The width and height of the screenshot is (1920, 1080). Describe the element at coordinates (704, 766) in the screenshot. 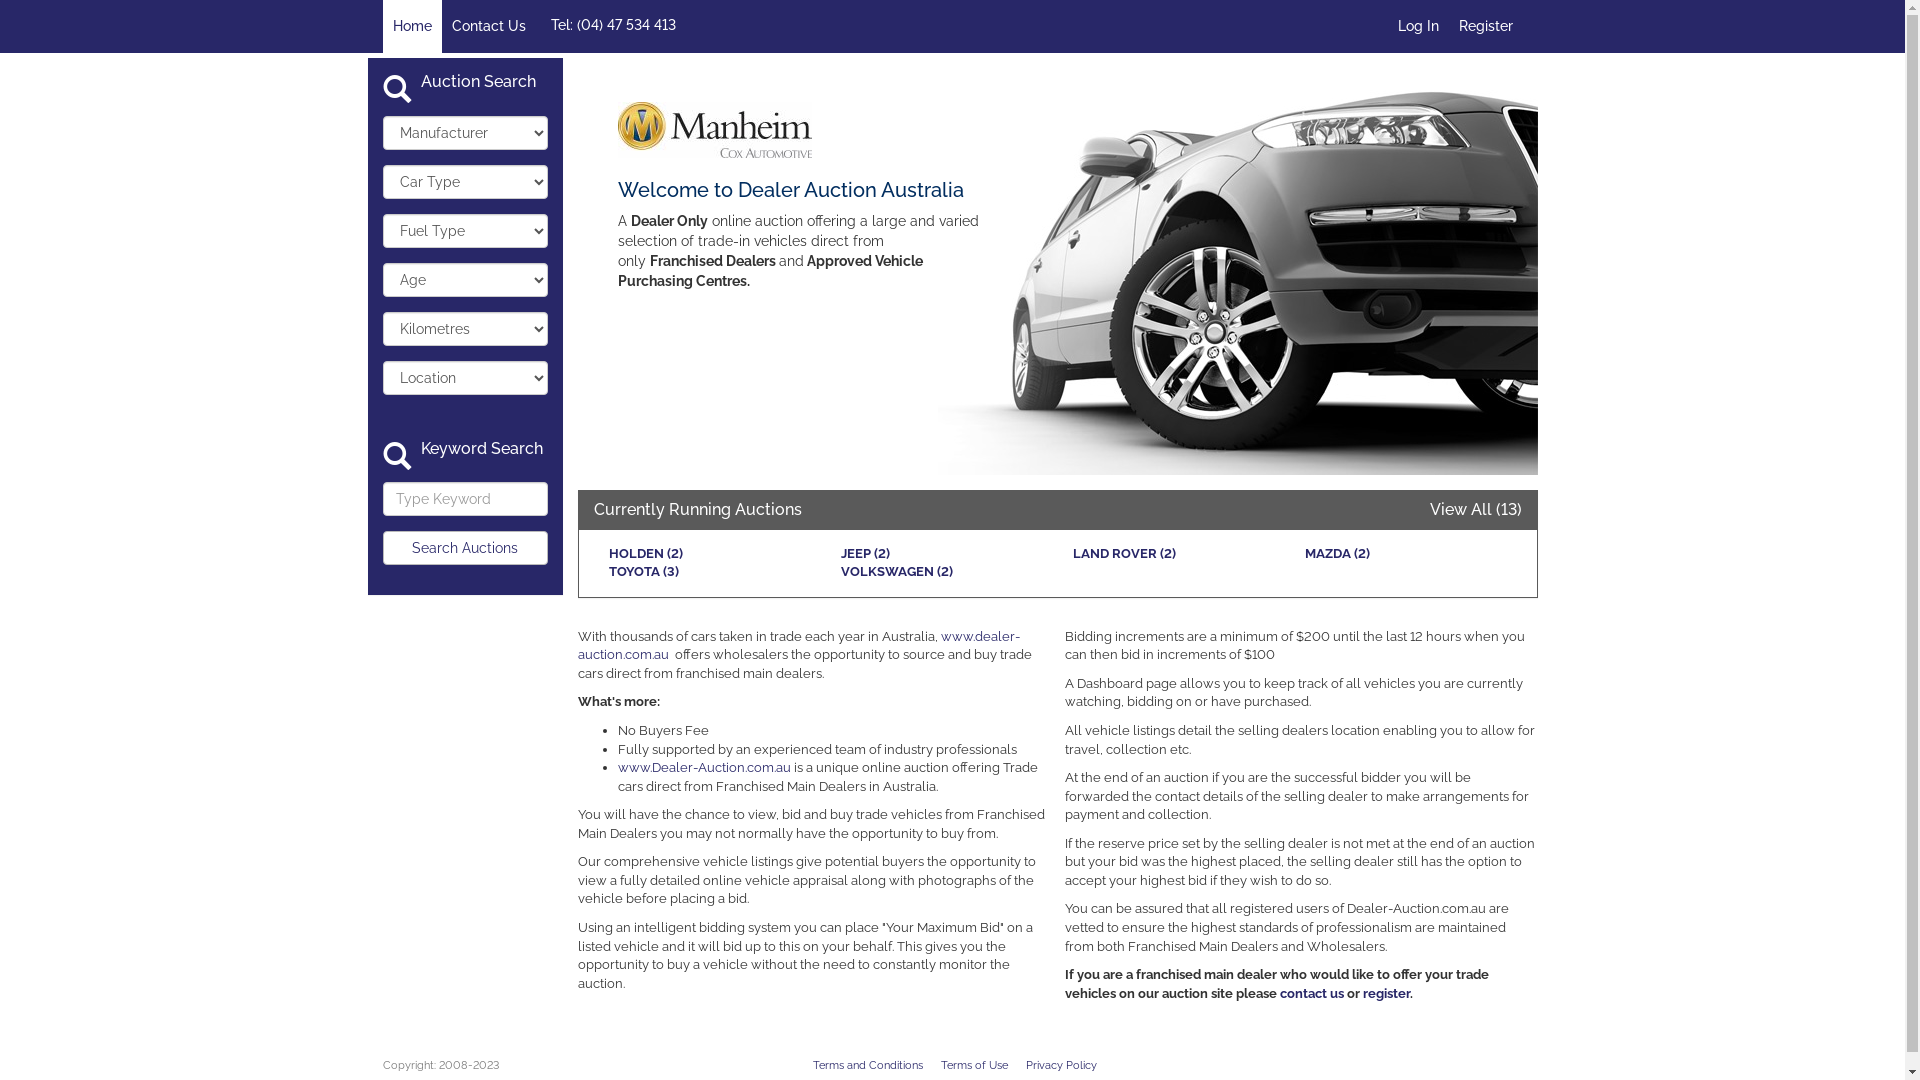

I see `'www.Dealer-Auction.com.au'` at that location.